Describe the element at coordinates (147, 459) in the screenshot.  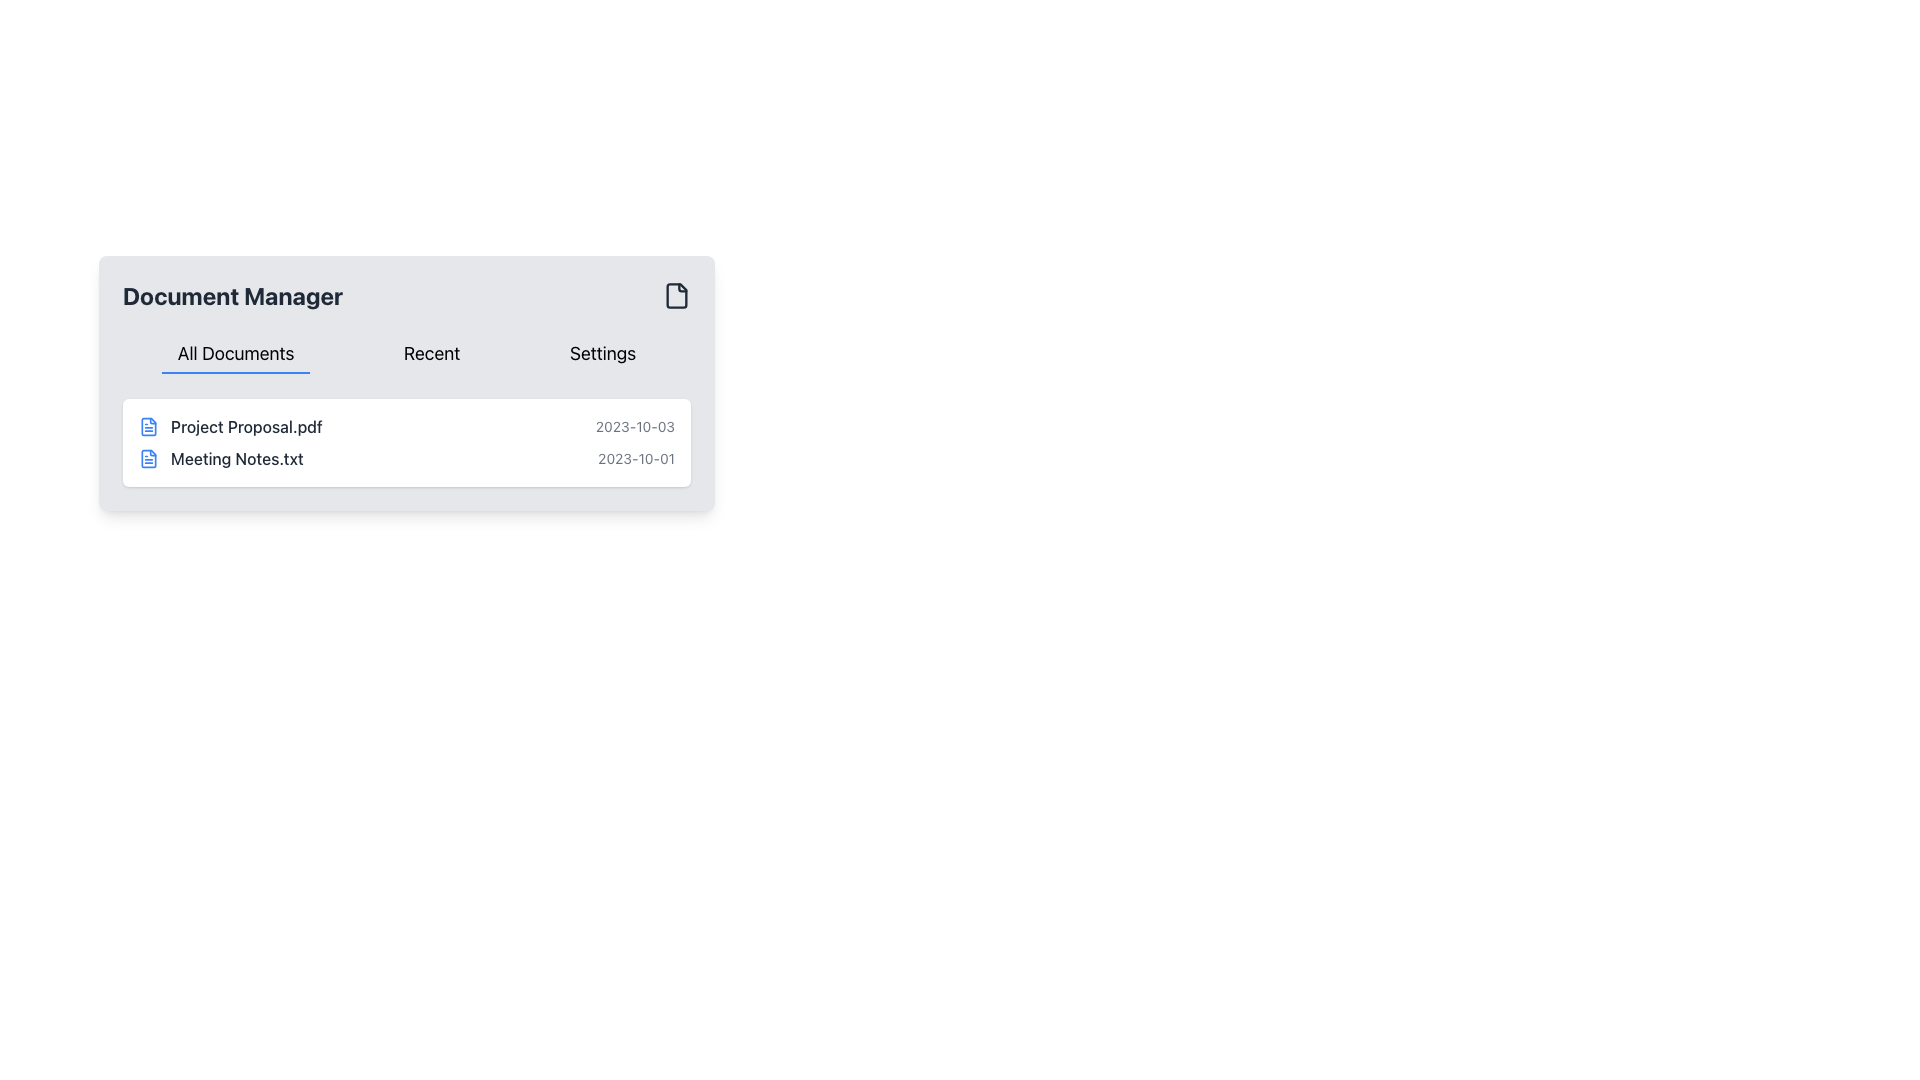
I see `the icon located to the immediate left of the text 'Meeting Notes.txt'` at that location.